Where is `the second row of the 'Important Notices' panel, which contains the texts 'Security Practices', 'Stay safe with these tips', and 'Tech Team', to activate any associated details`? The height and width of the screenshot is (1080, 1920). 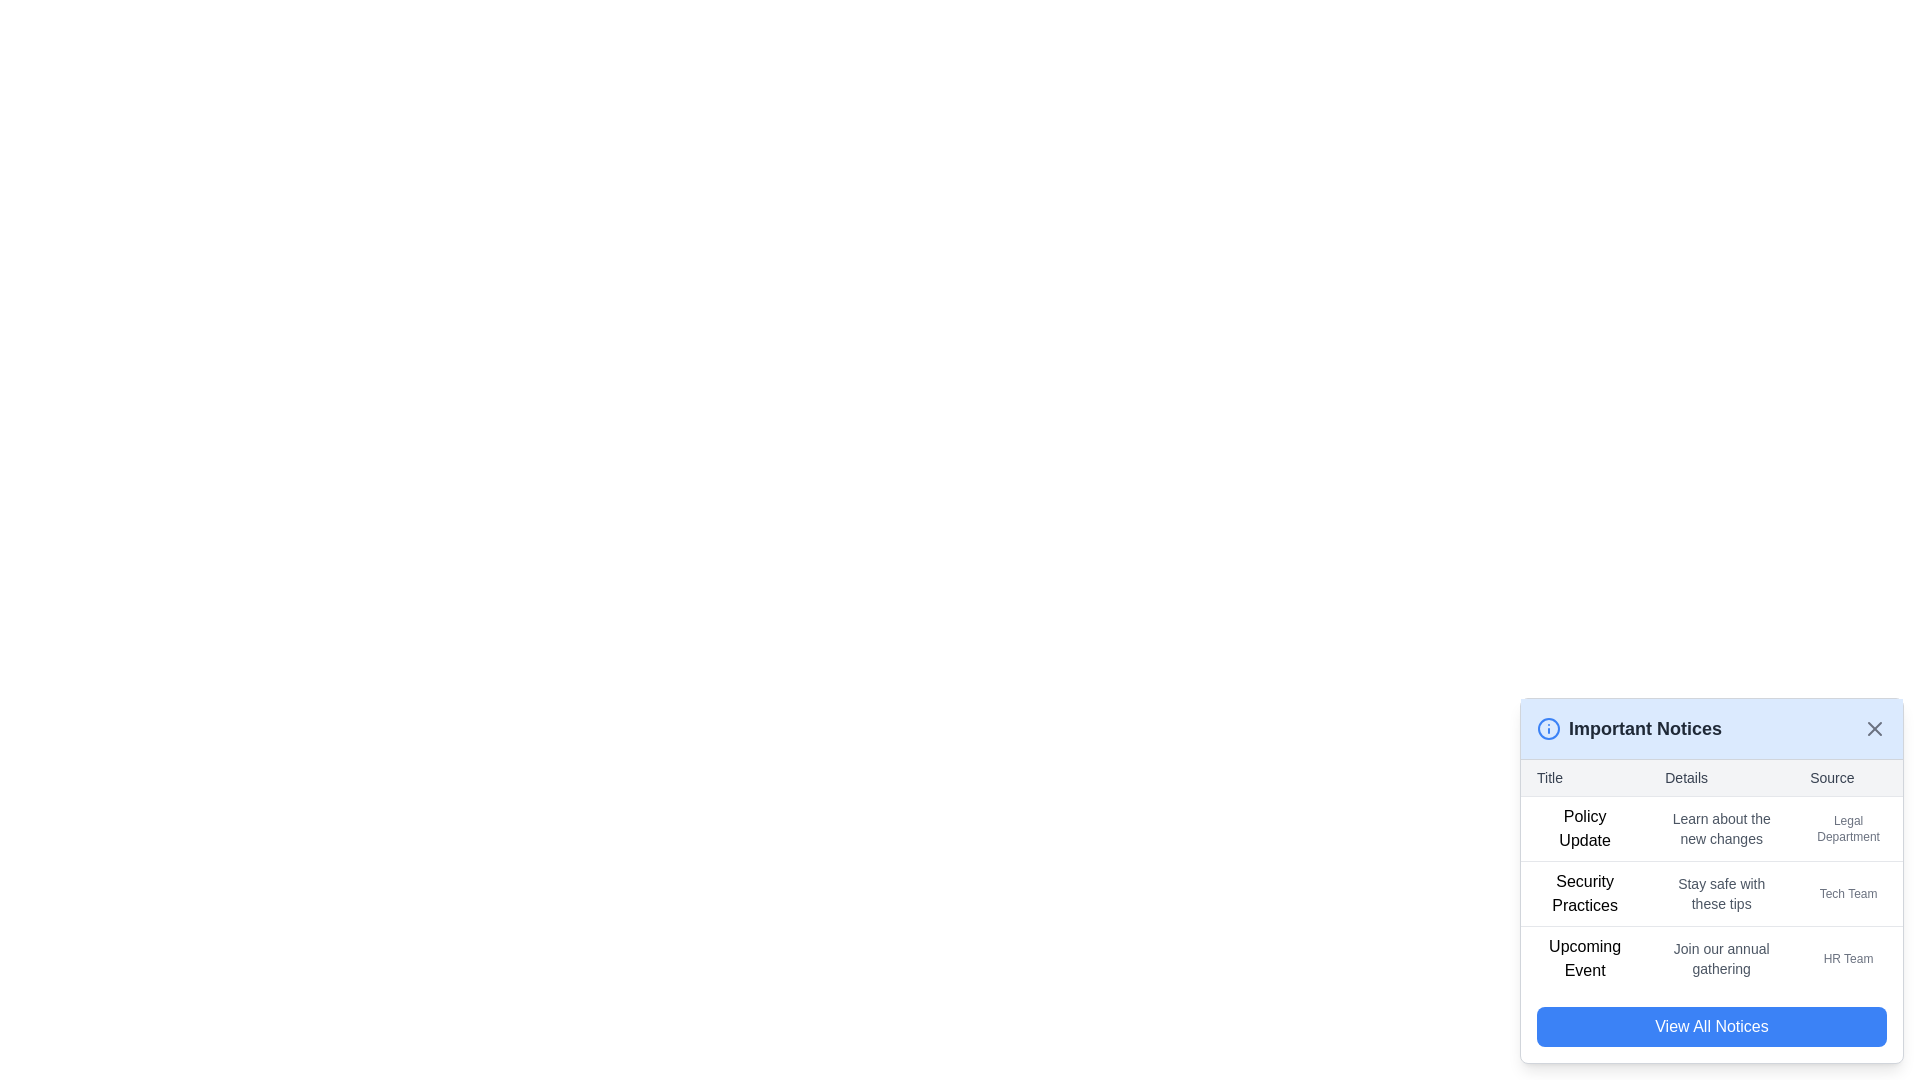
the second row of the 'Important Notices' panel, which contains the texts 'Security Practices', 'Stay safe with these tips', and 'Tech Team', to activate any associated details is located at coordinates (1711, 893).